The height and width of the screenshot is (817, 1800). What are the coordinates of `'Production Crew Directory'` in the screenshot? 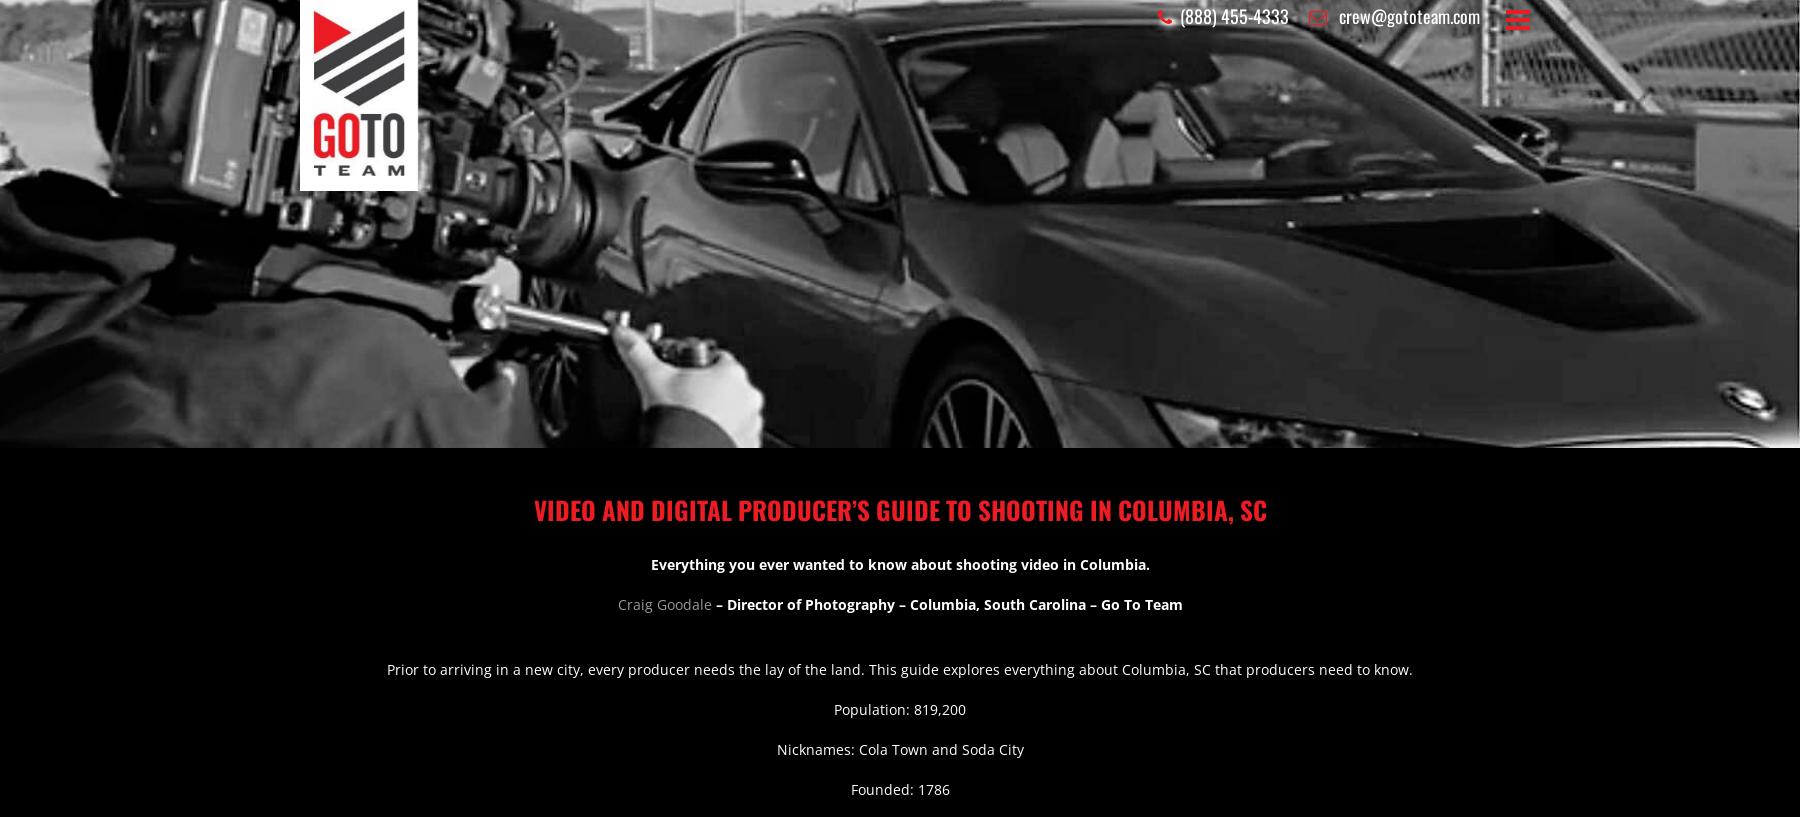 It's located at (899, 604).